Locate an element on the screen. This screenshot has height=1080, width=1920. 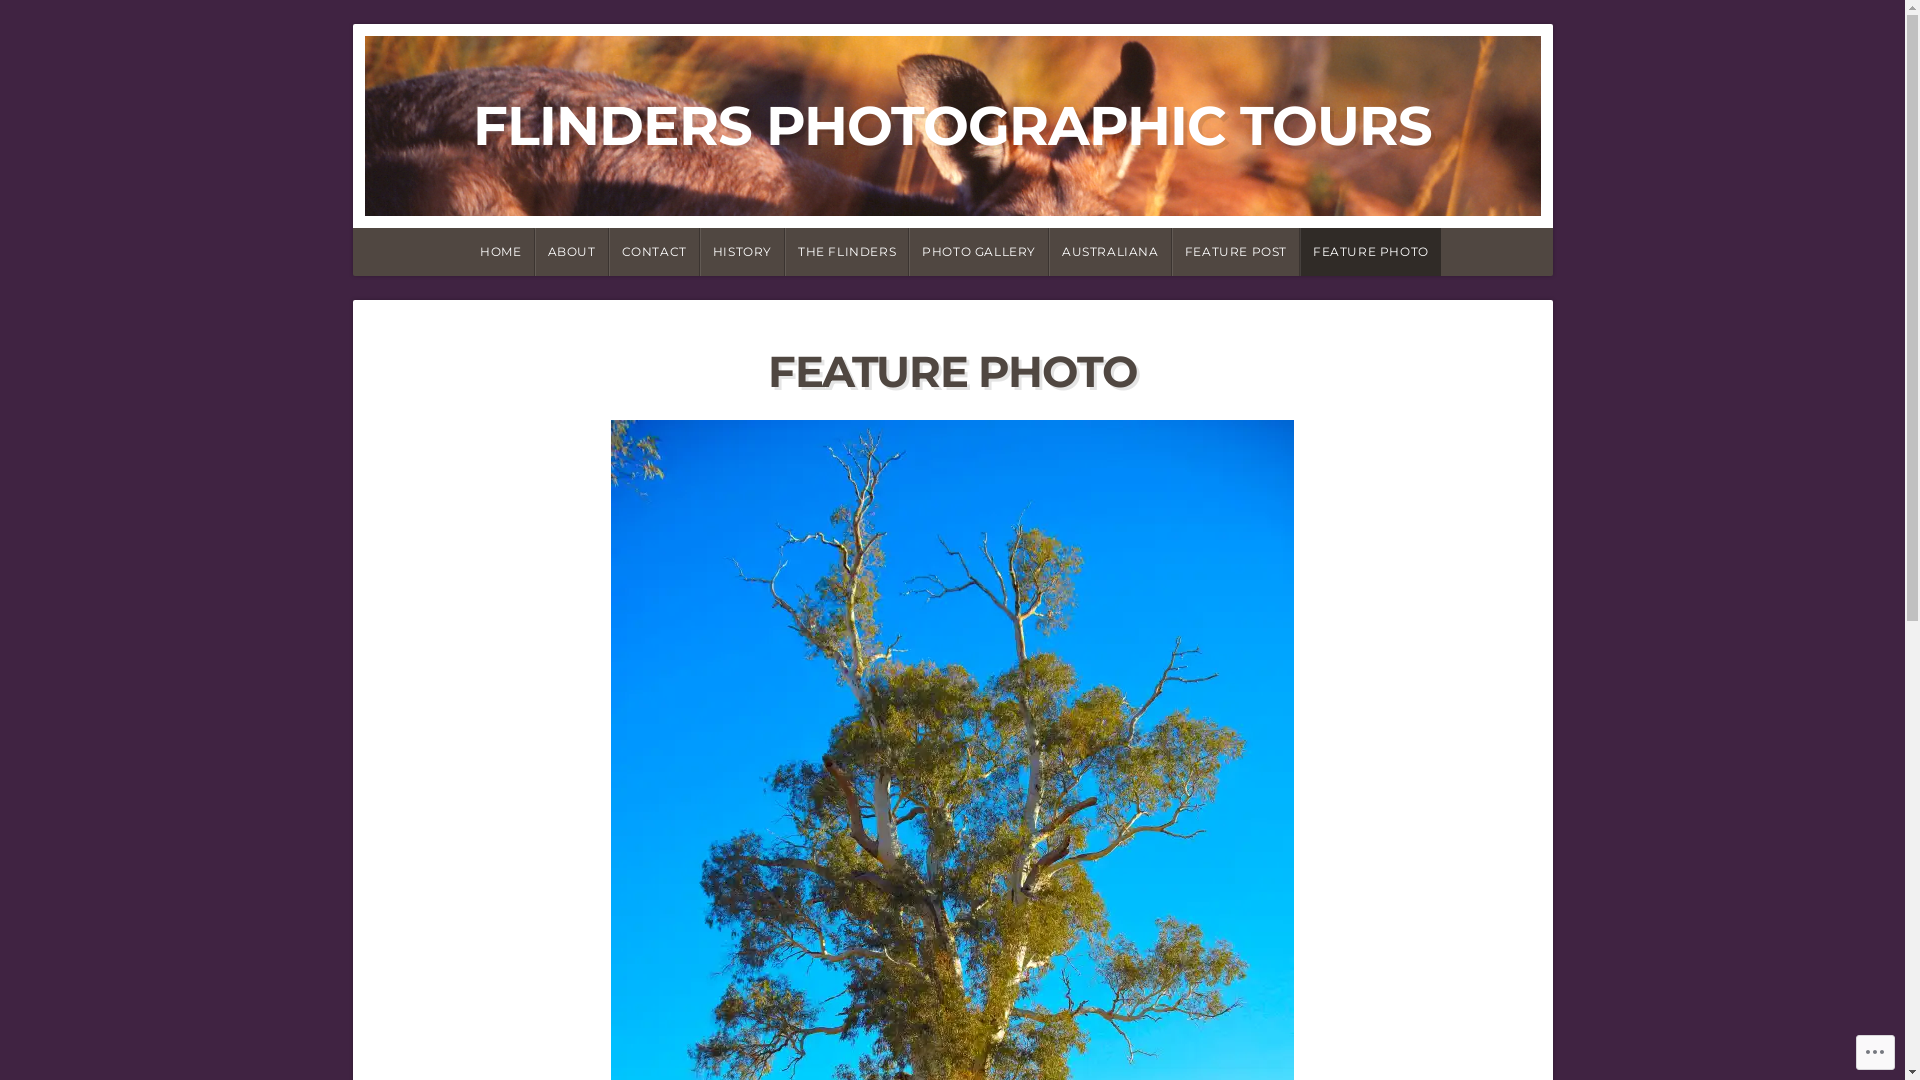
'FEATURE POST' is located at coordinates (1171, 250).